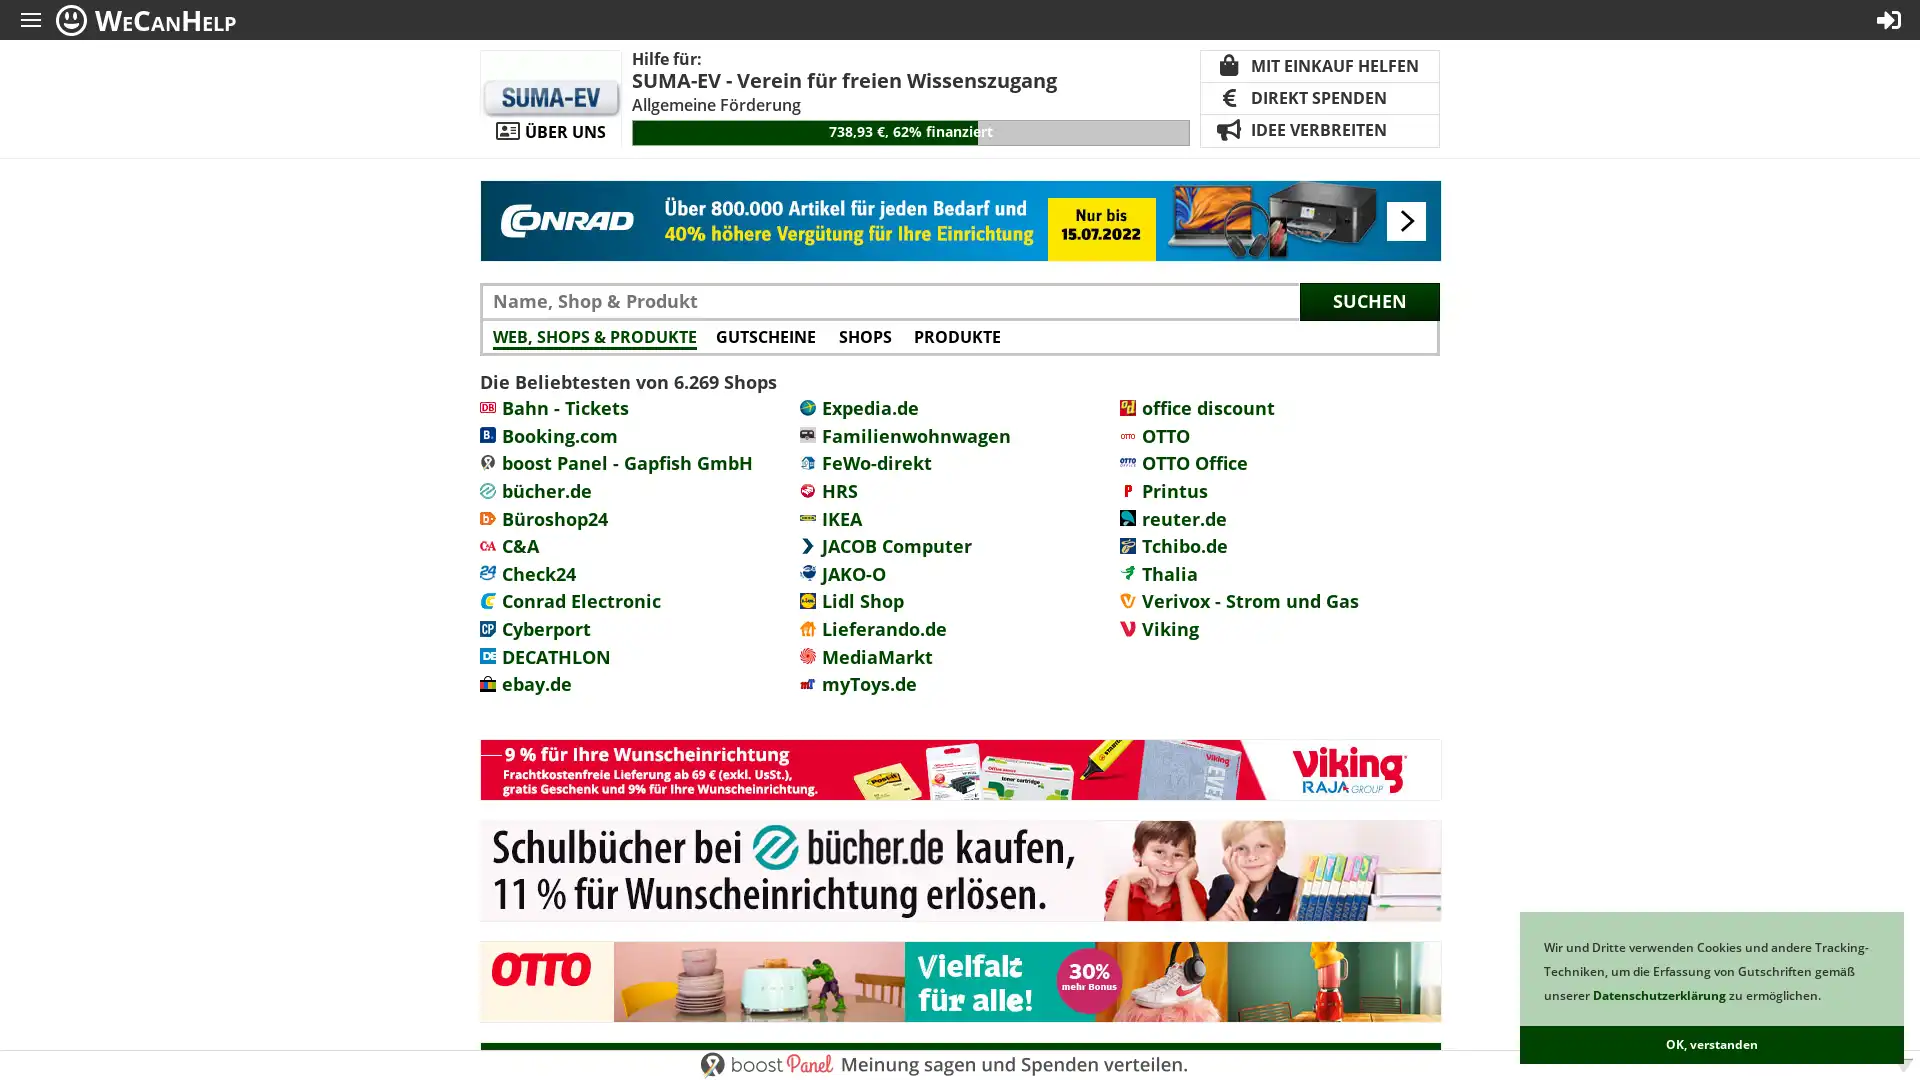 The image size is (1920, 1080). I want to click on learn more about cookies, so click(1825, 997).